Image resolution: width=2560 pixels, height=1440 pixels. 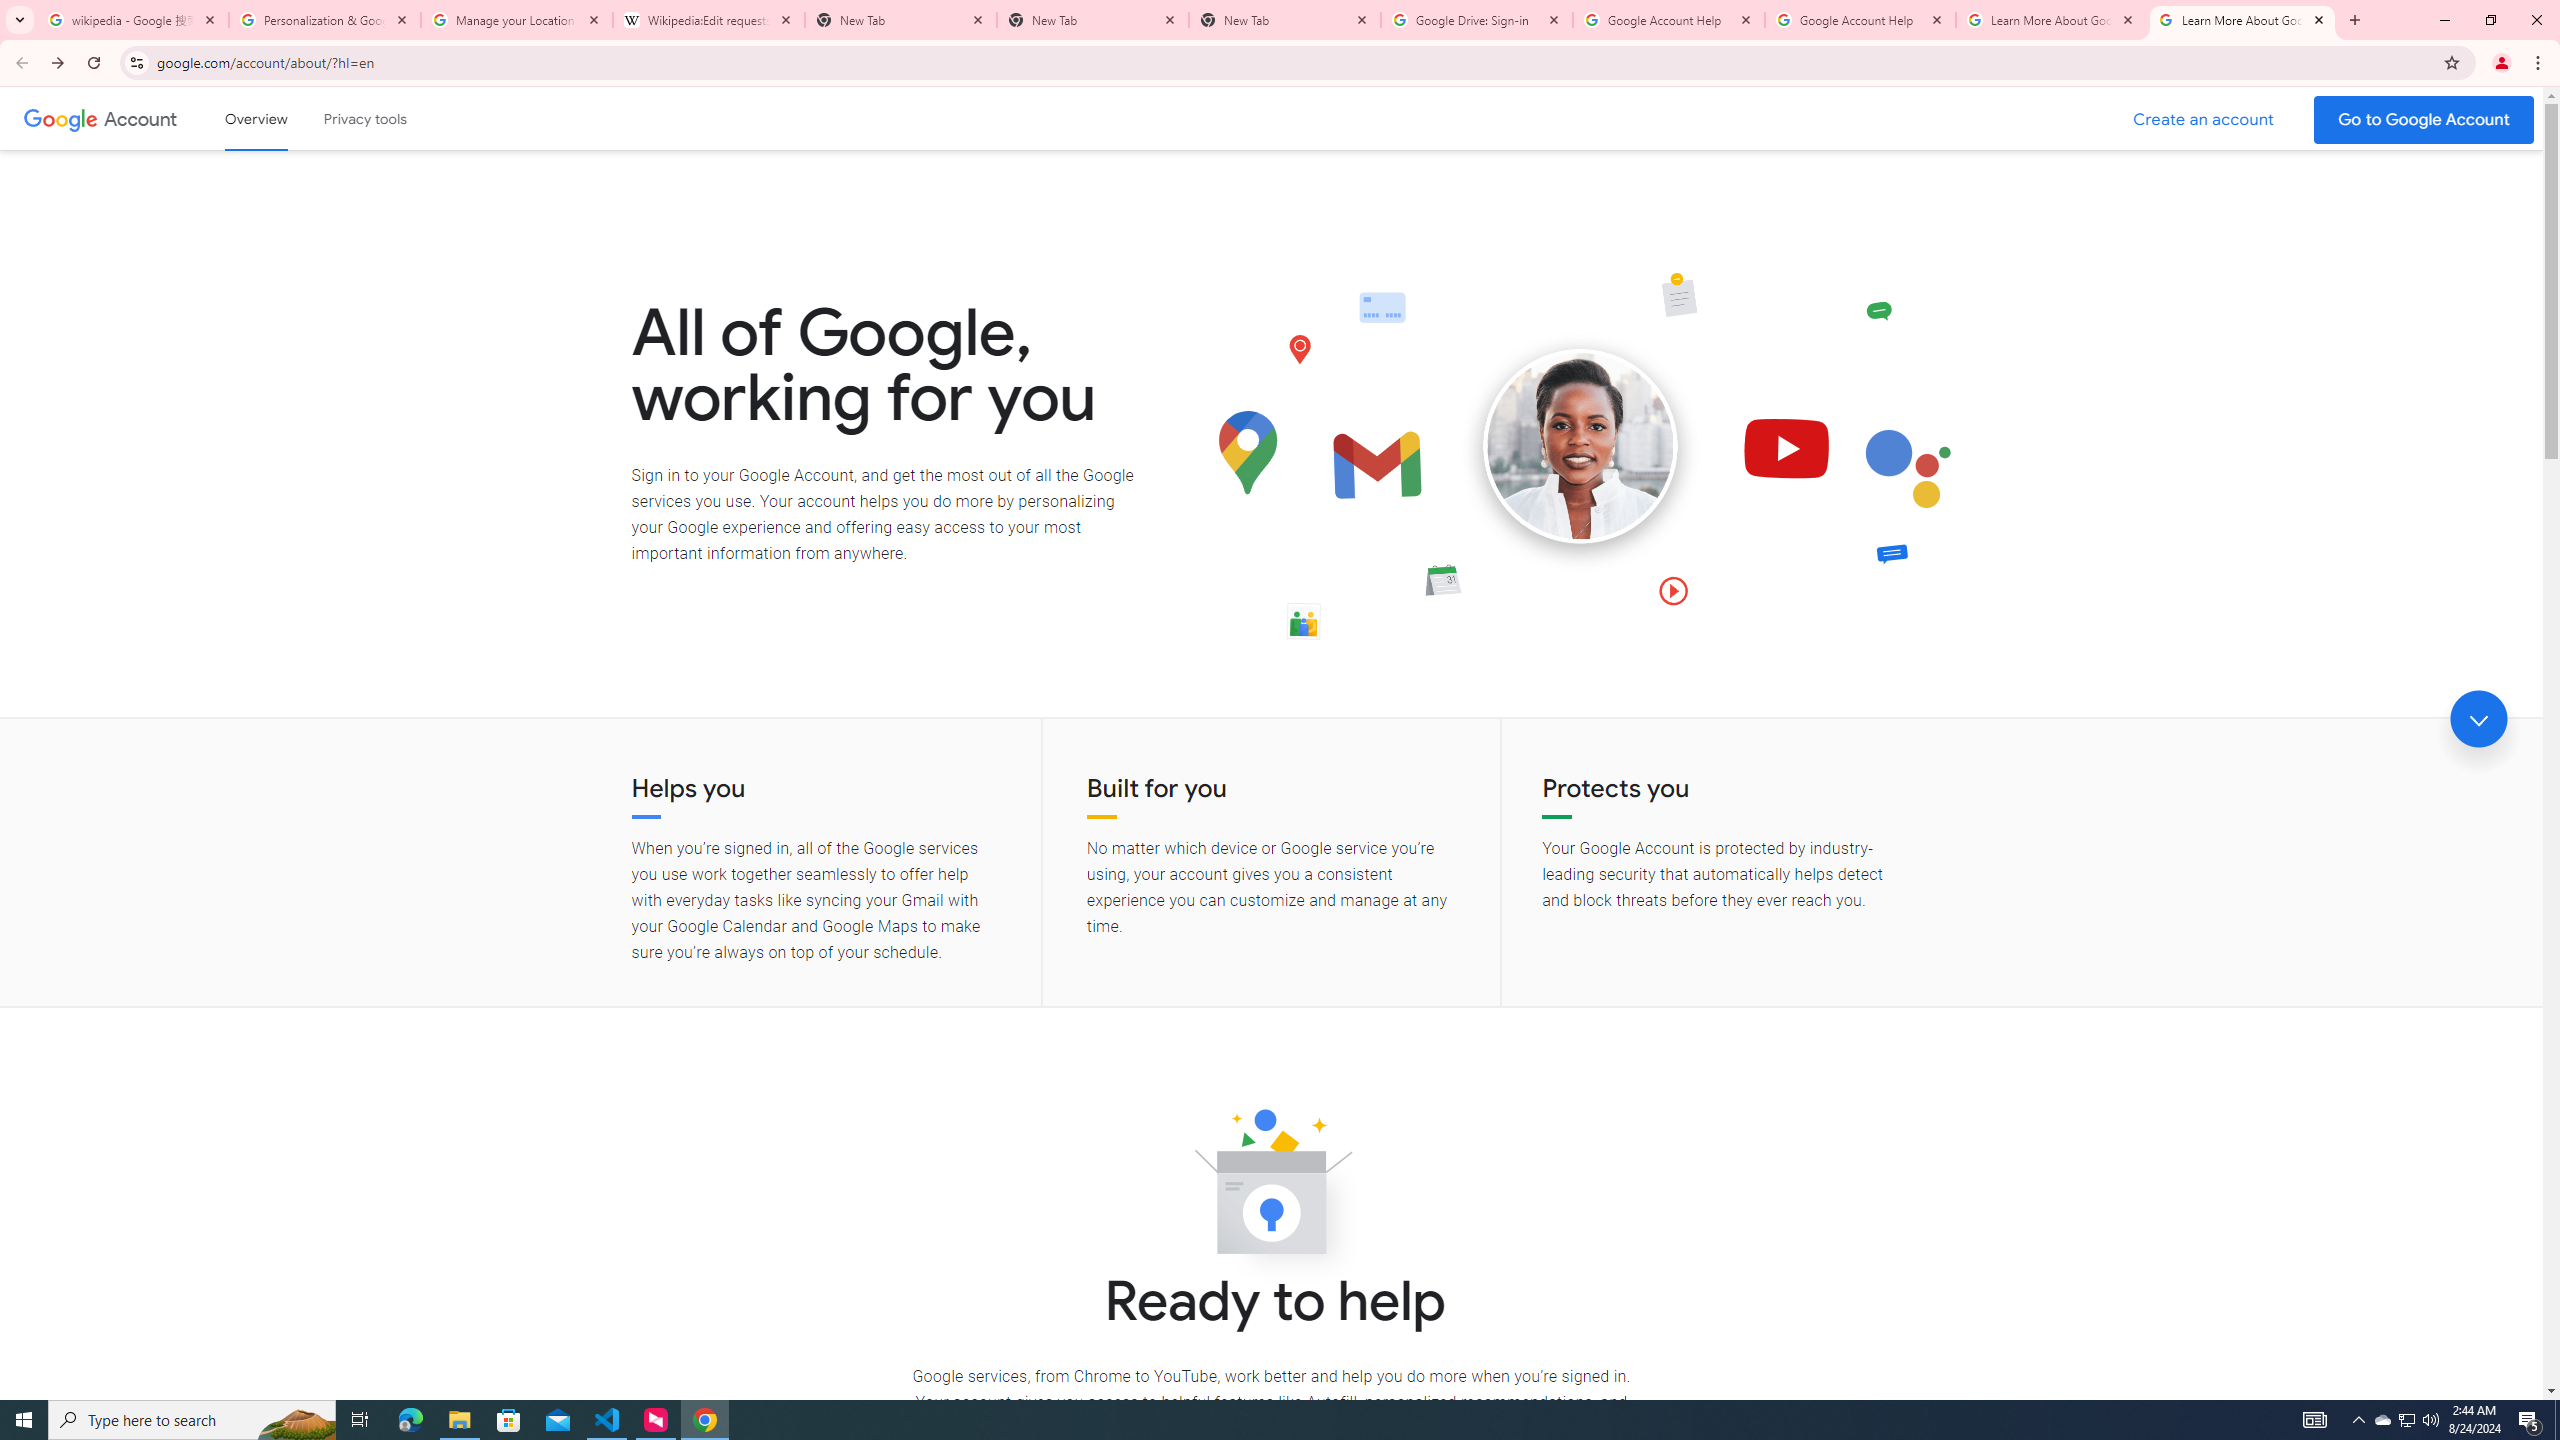 What do you see at coordinates (709, 19) in the screenshot?
I see `'Wikipedia:Edit requests - Wikipedia'` at bounding box center [709, 19].